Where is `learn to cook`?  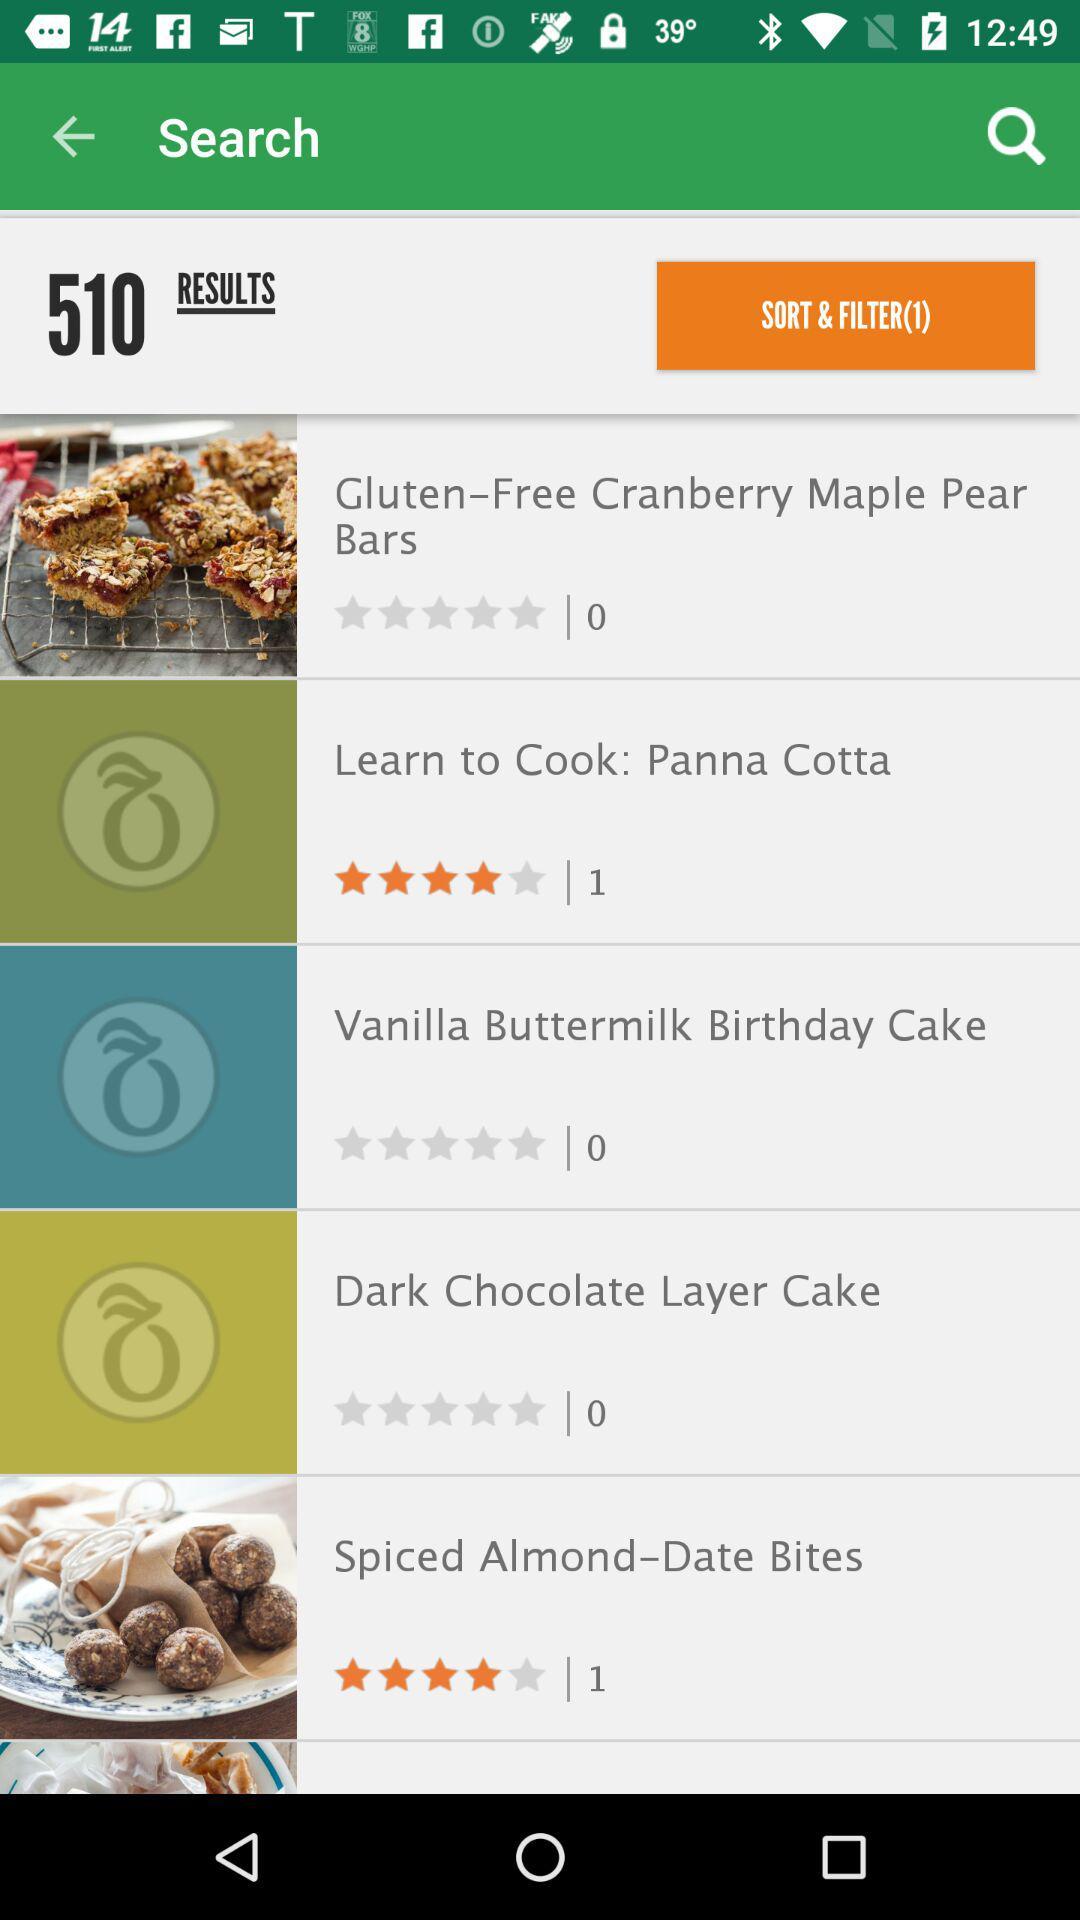 learn to cook is located at coordinates (683, 759).